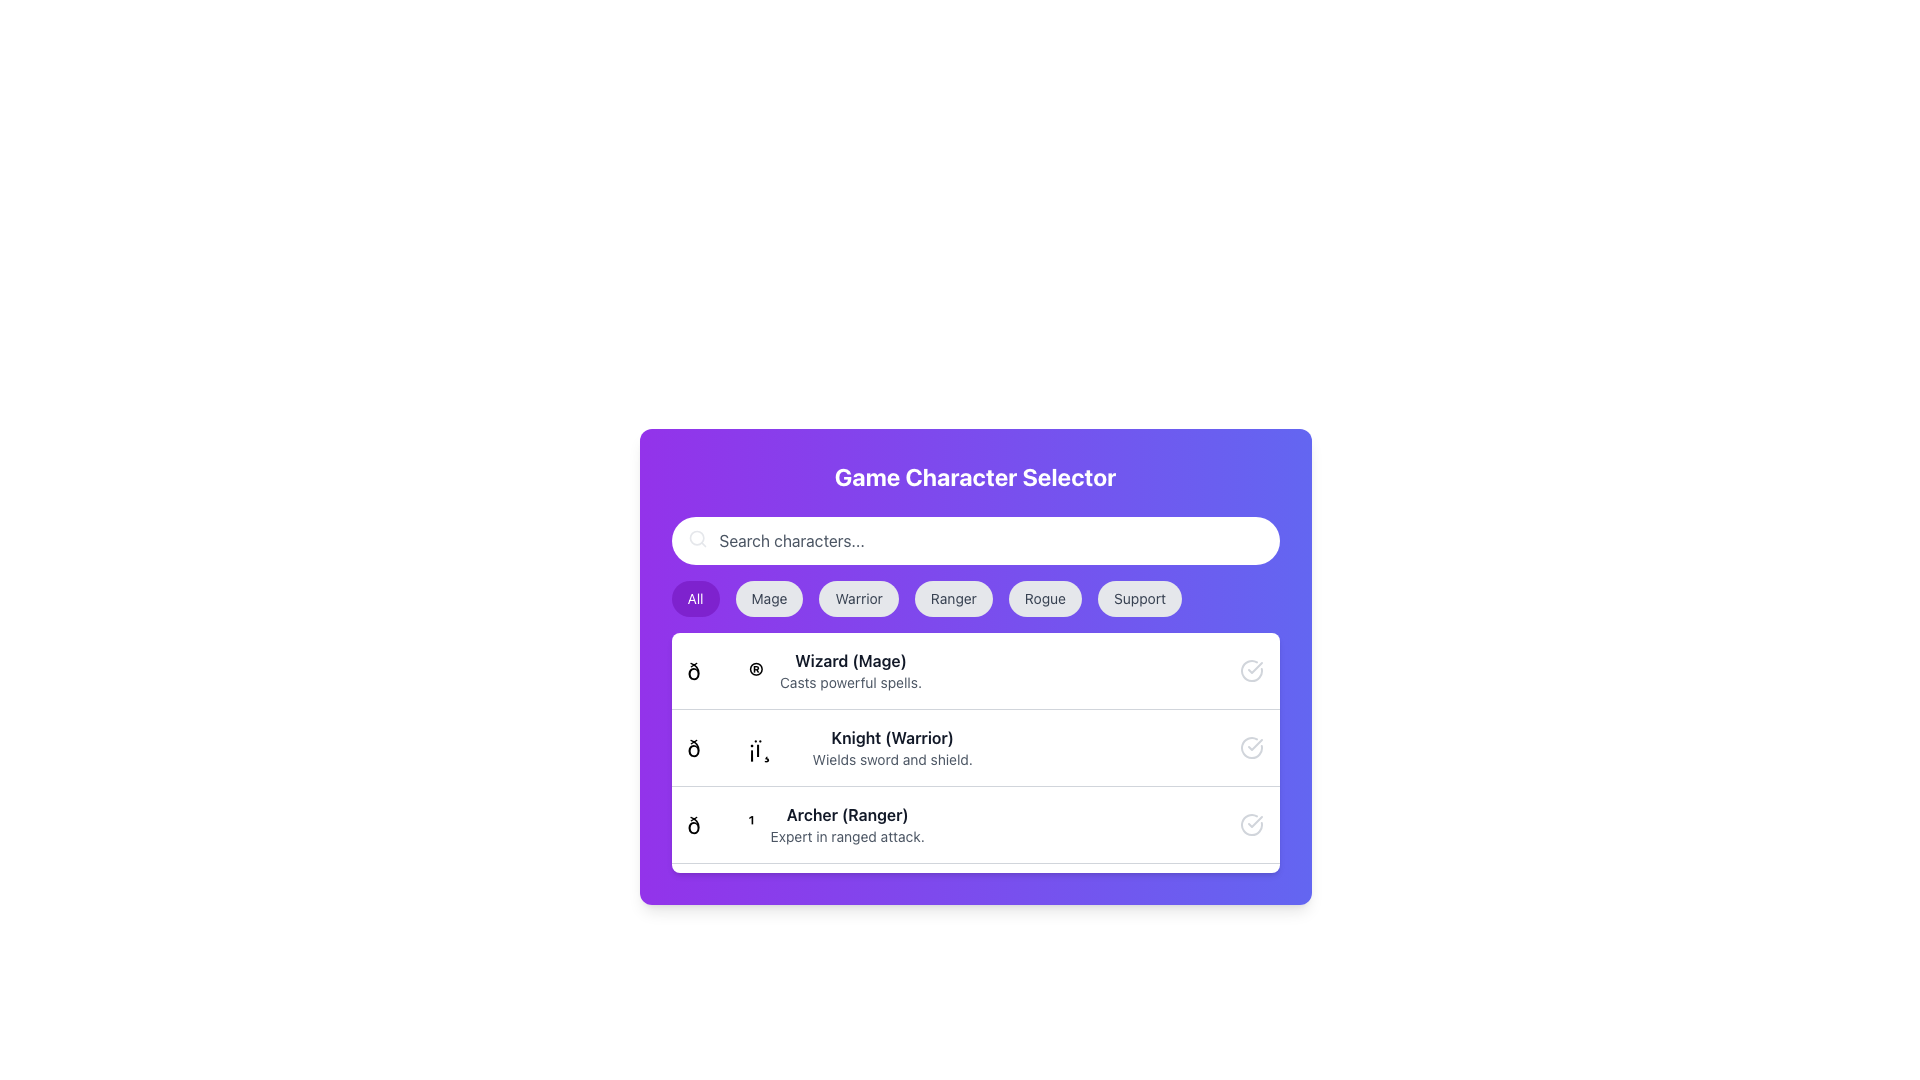  What do you see at coordinates (1250, 748) in the screenshot?
I see `the circular icon with a checkmark located at the right end of the 'Knight (Warrior)' entry in the Game Character Selector` at bounding box center [1250, 748].